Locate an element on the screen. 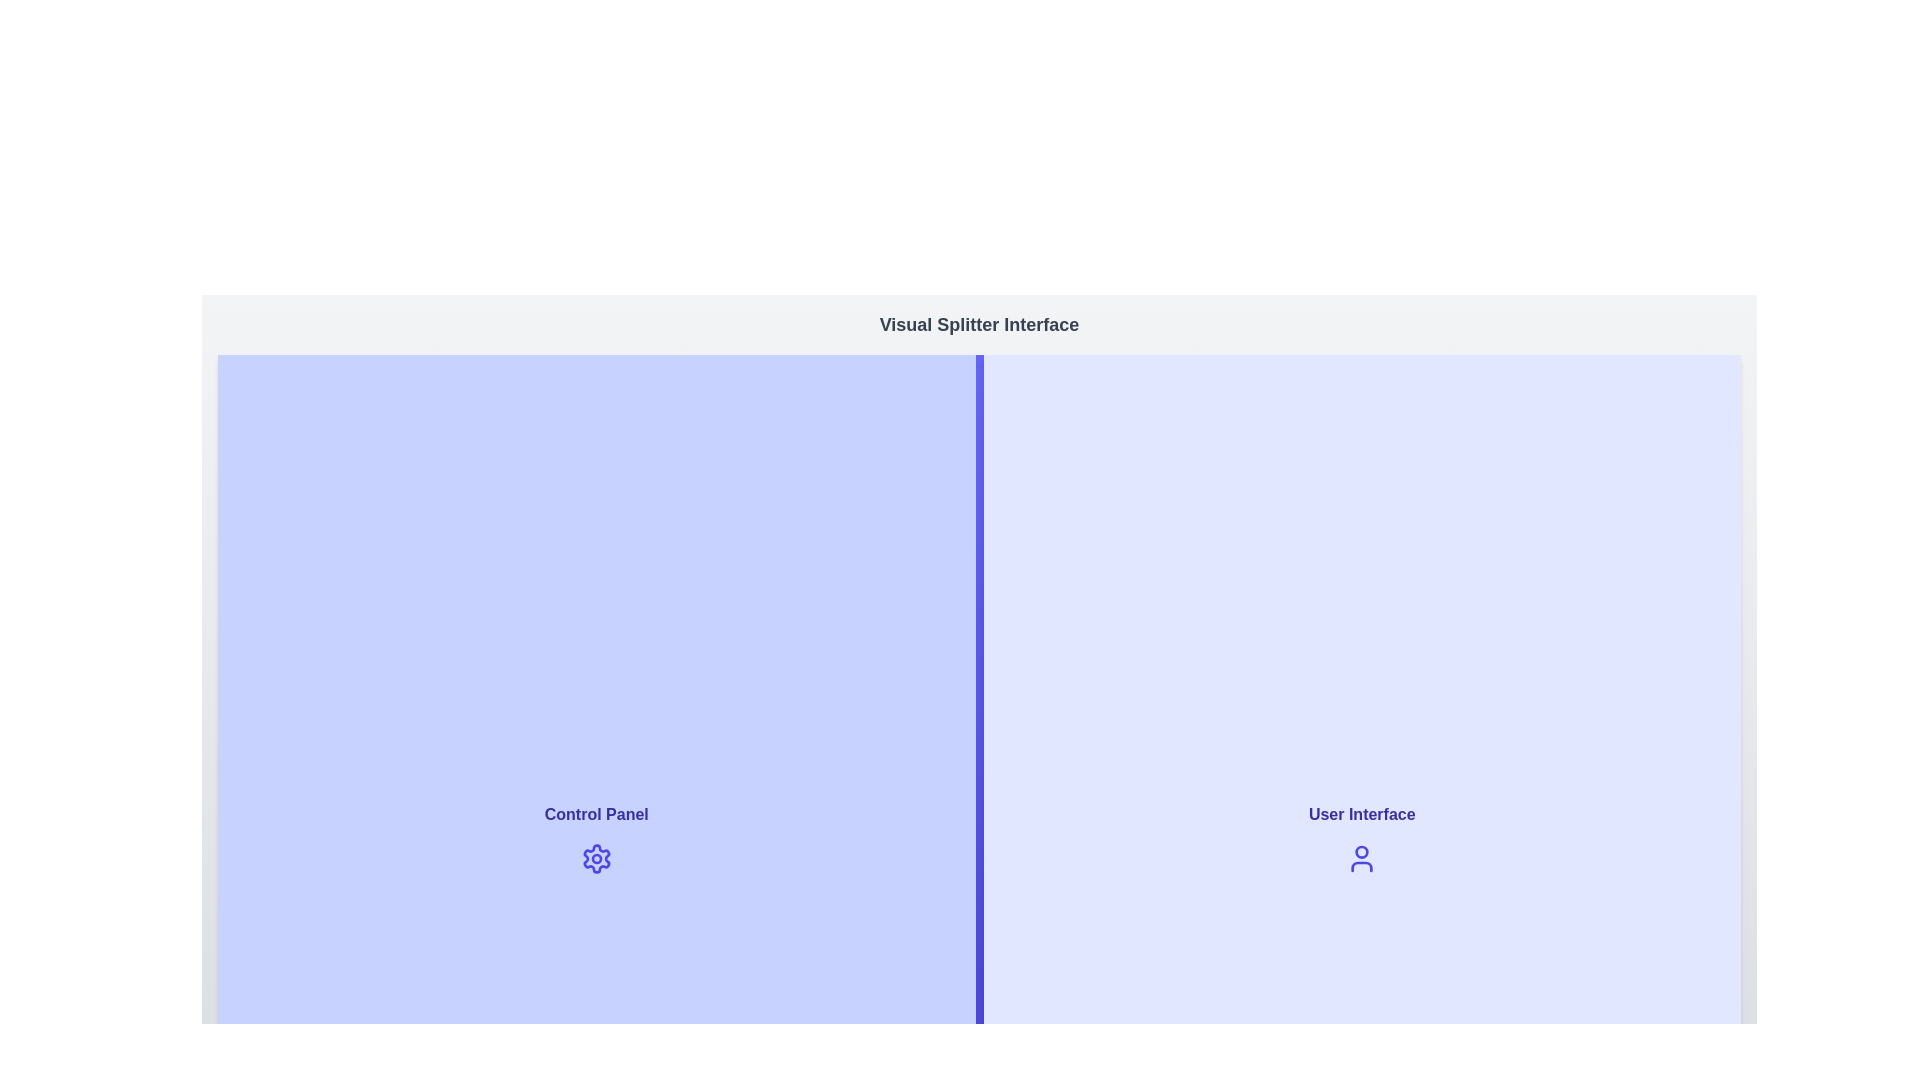 This screenshot has width=1920, height=1080. the gear/settings icon located in the Control Panel section is located at coordinates (595, 858).